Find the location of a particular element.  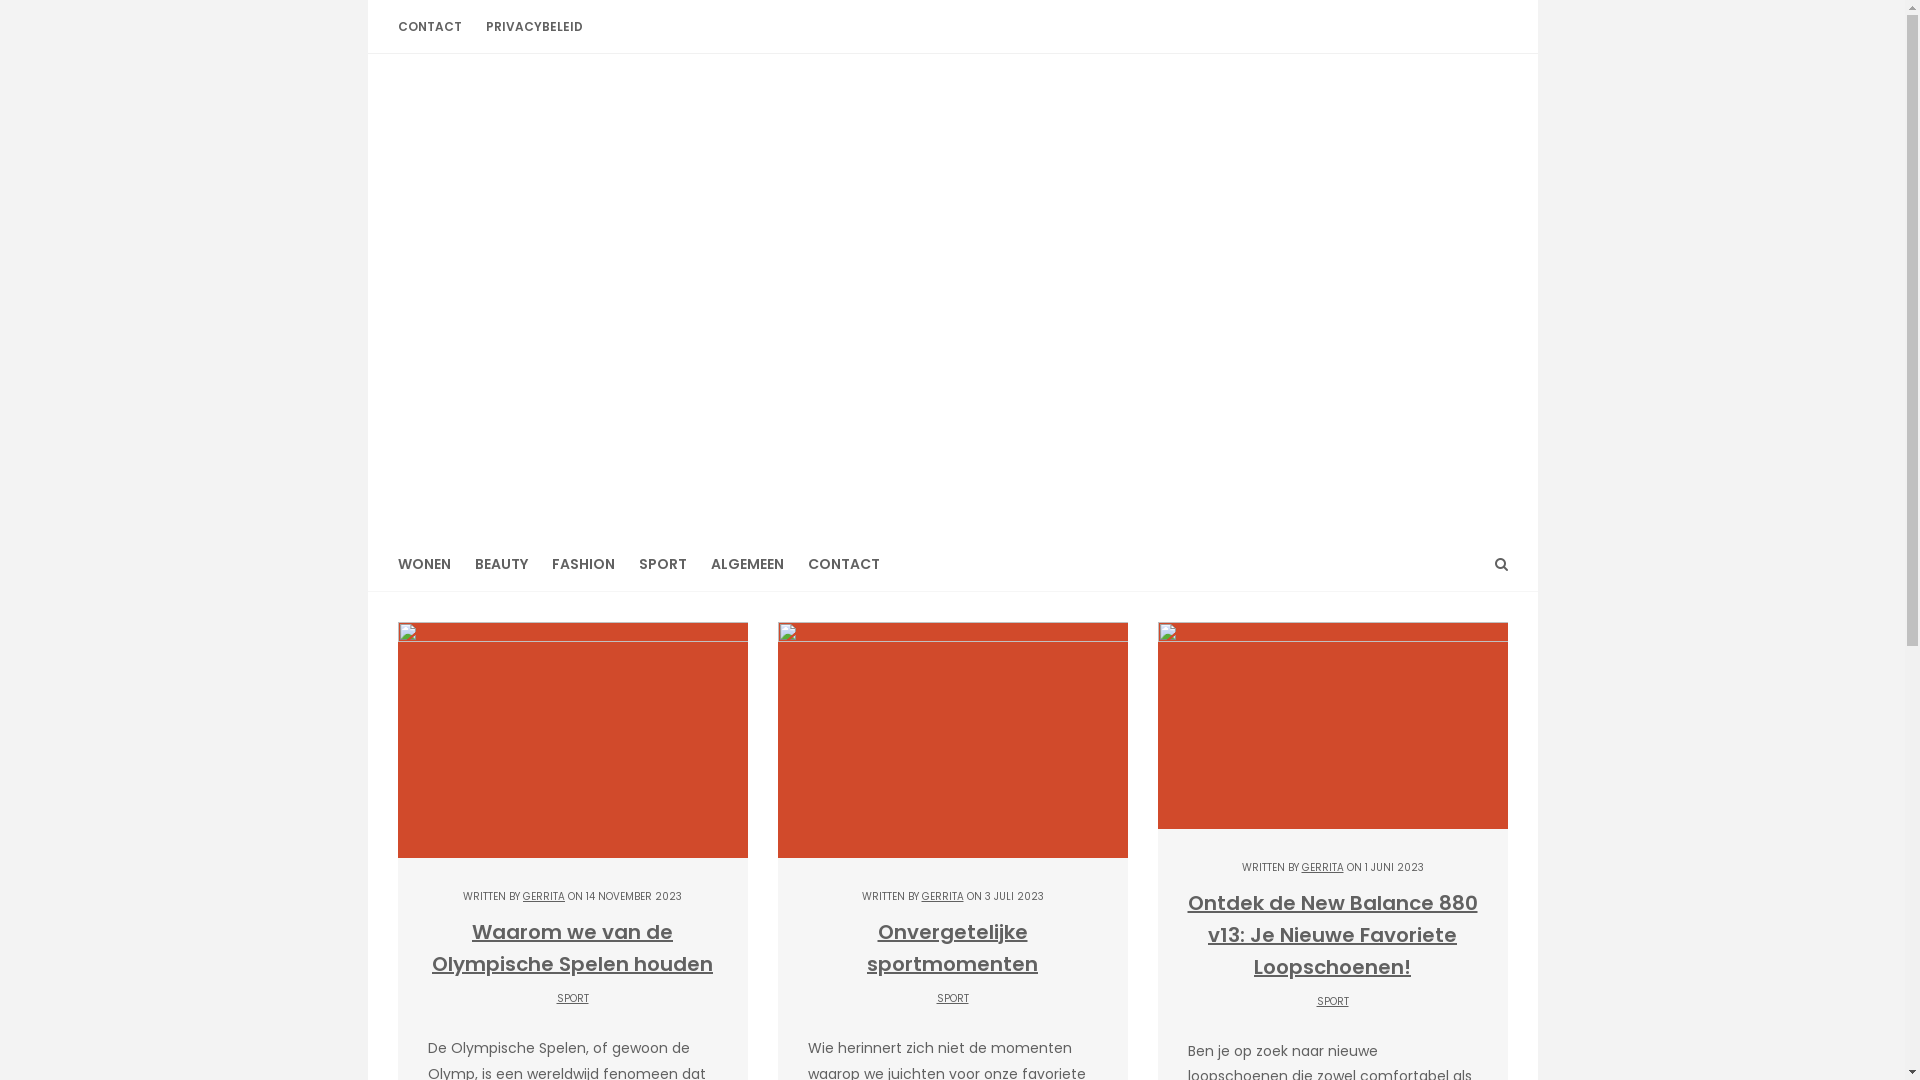

'BEAUTY' is located at coordinates (460, 564).